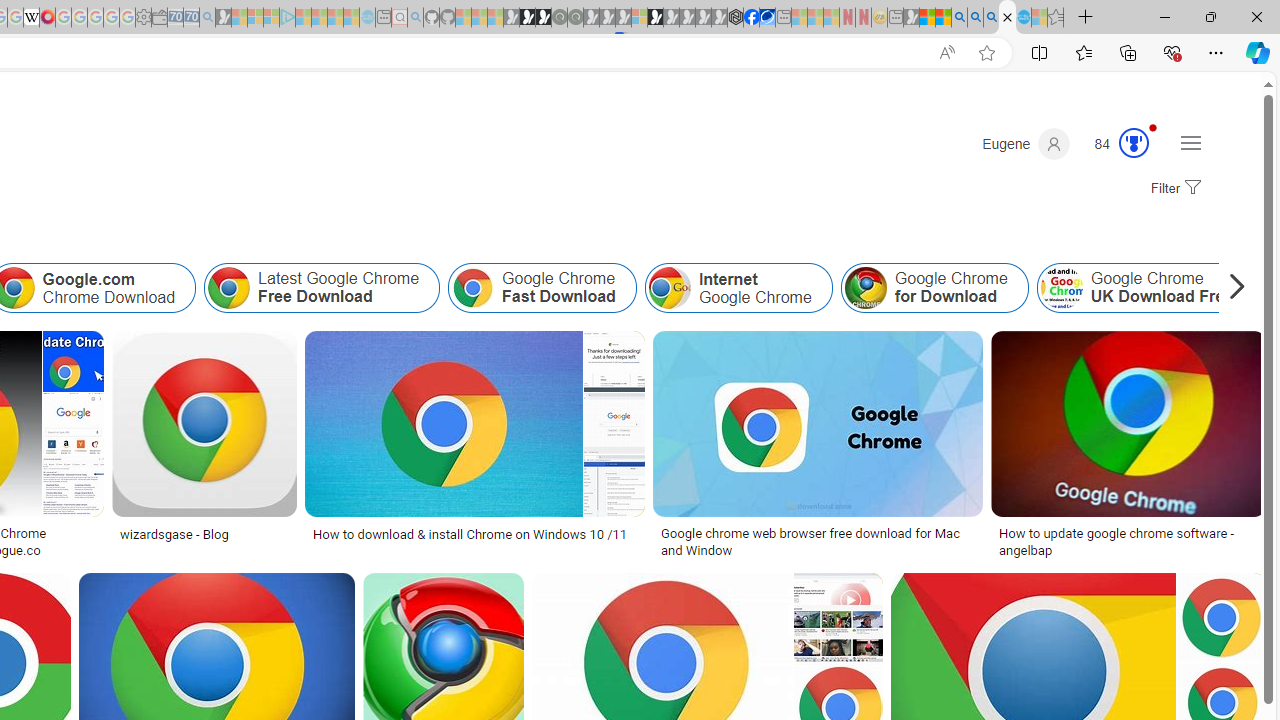 Image resolution: width=1280 pixels, height=720 pixels. I want to click on 'Microsoft Rewards 84', so click(1114, 143).